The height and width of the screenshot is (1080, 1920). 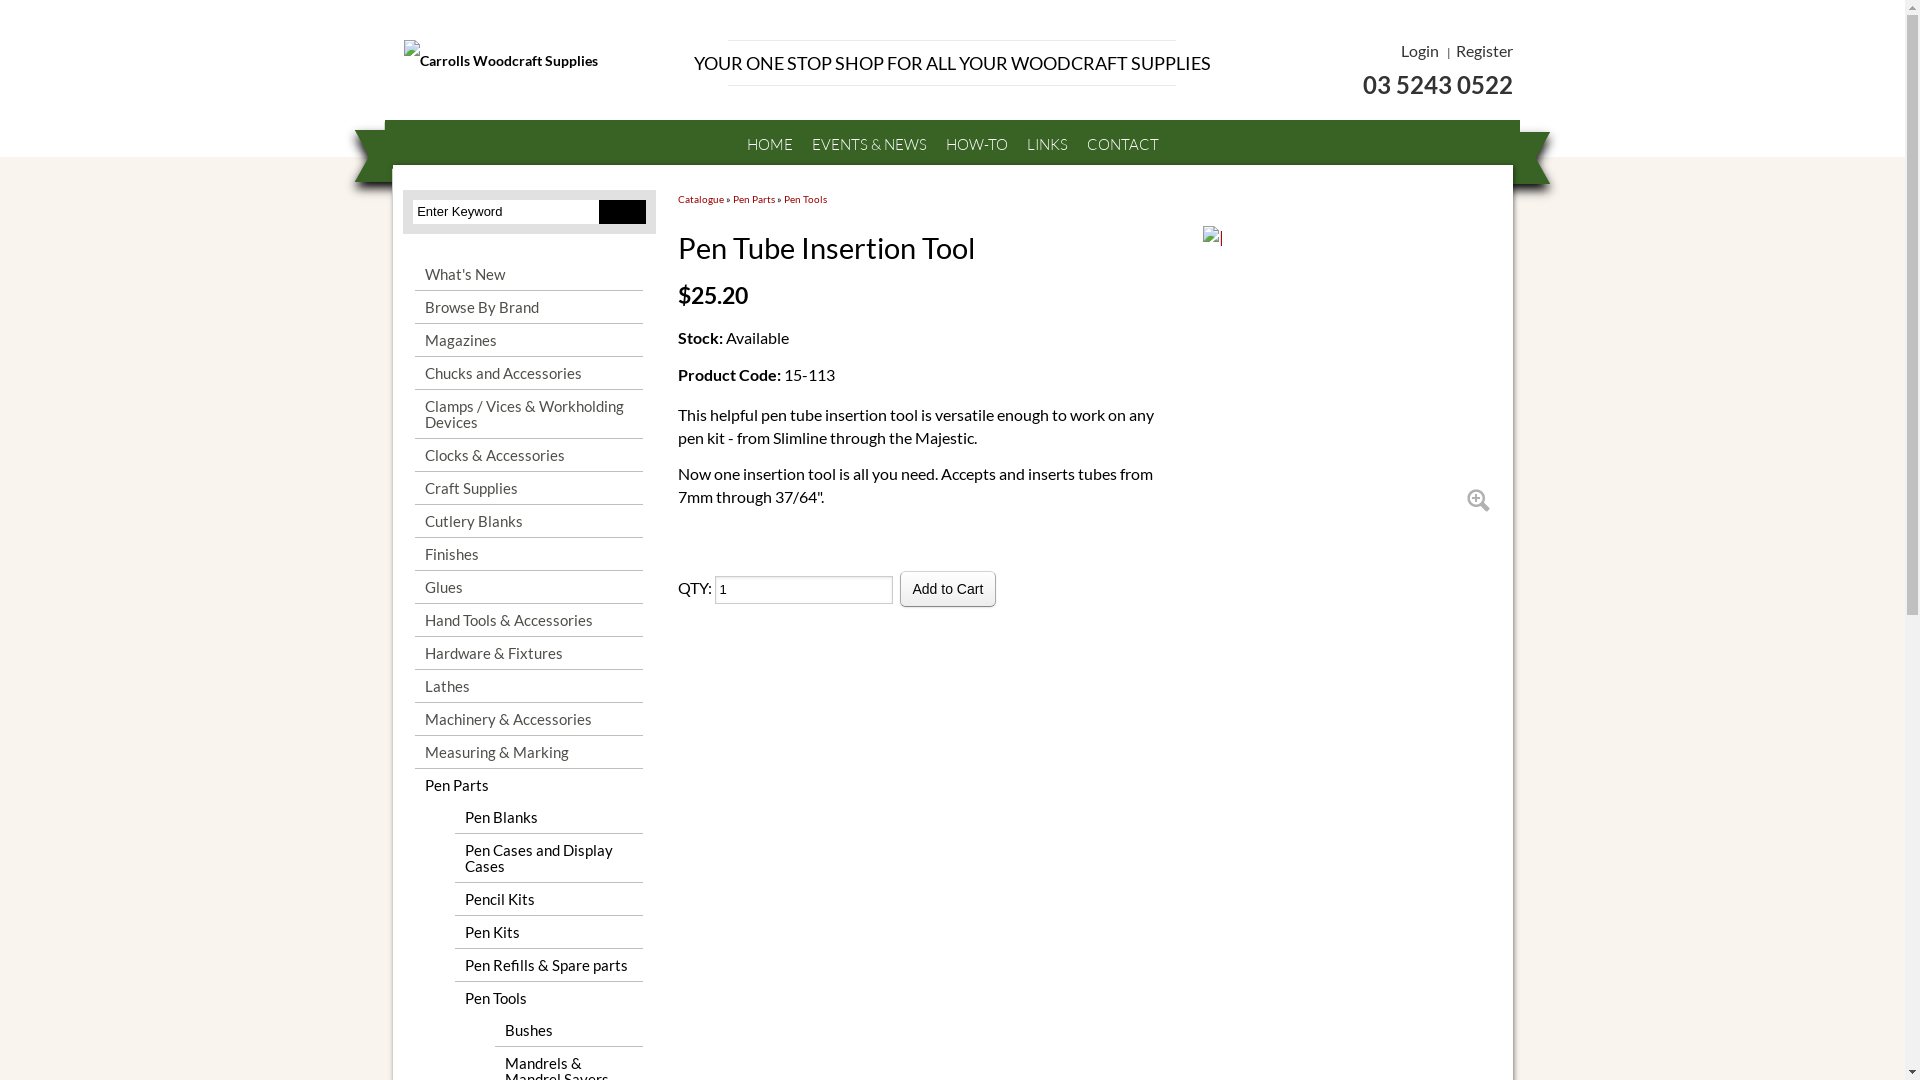 What do you see at coordinates (1455, 49) in the screenshot?
I see `'Register'` at bounding box center [1455, 49].